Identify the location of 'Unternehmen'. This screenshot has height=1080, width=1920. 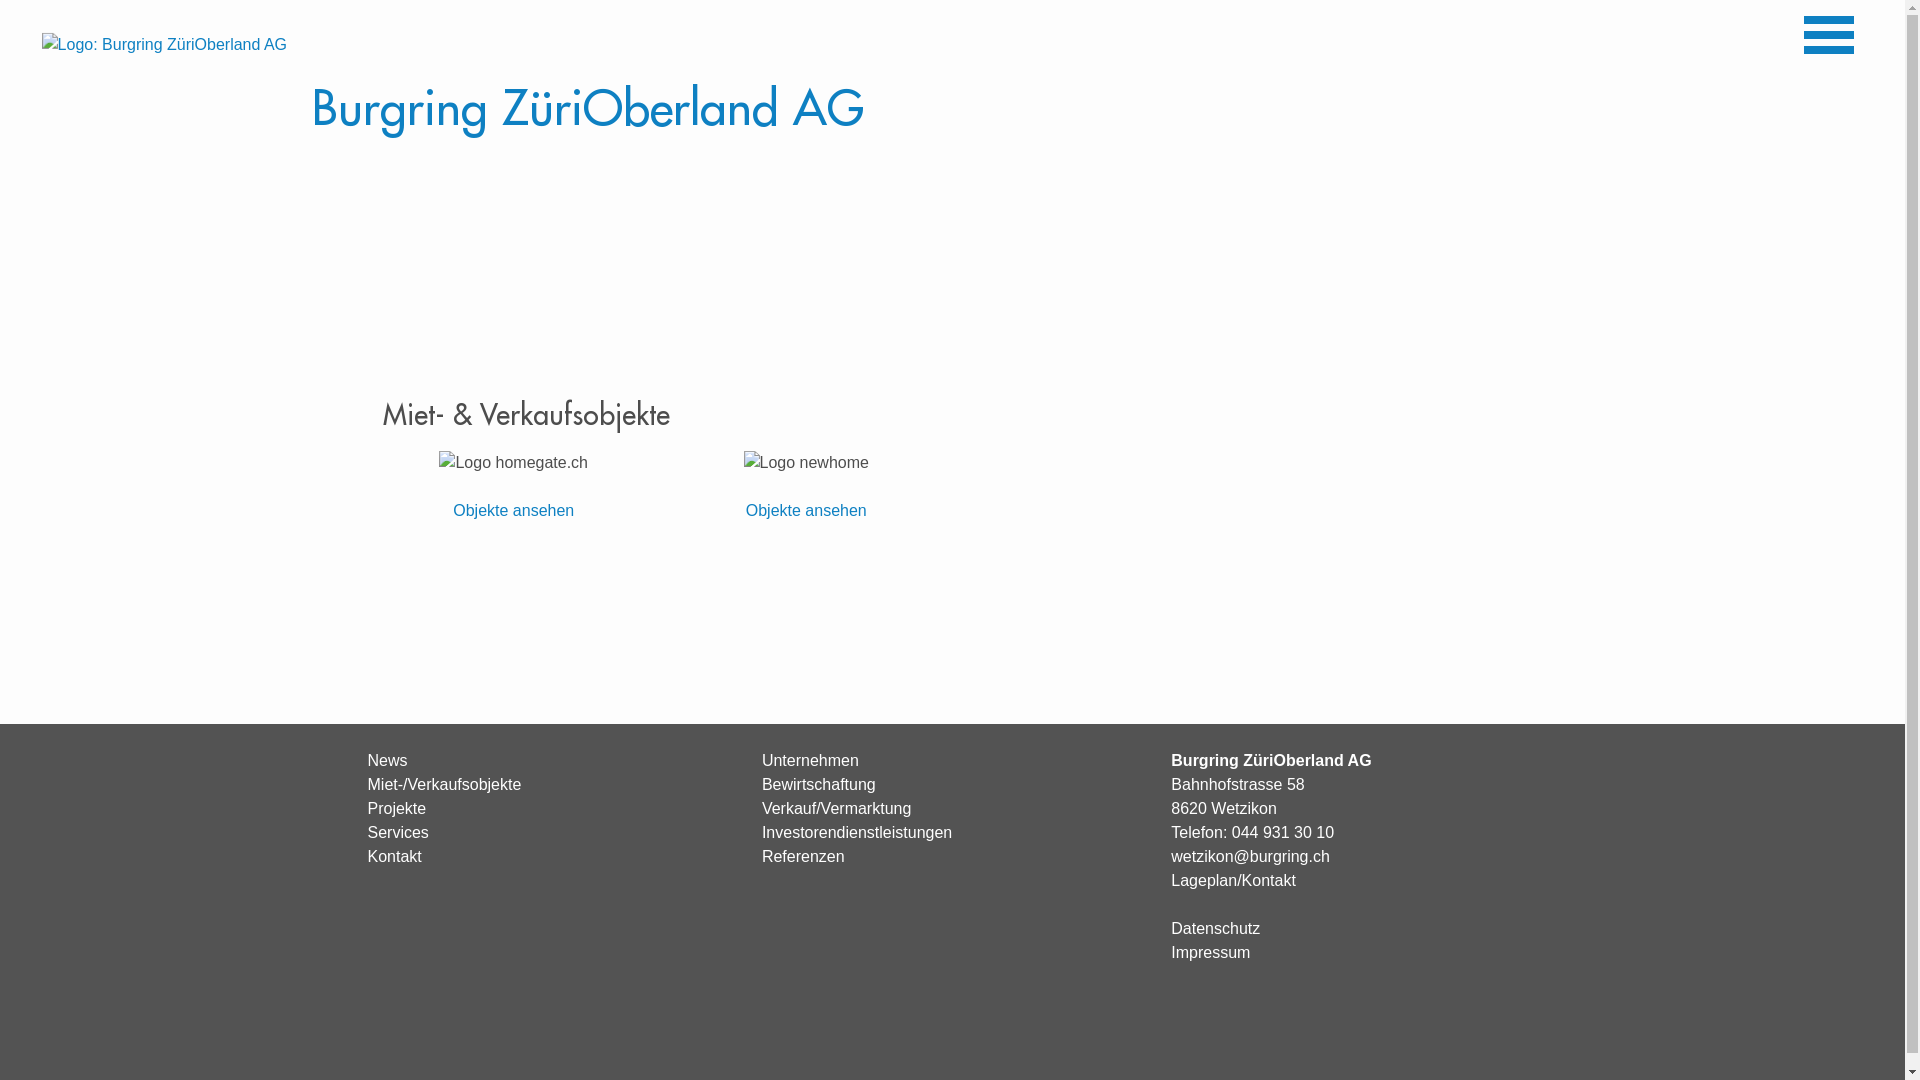
(761, 760).